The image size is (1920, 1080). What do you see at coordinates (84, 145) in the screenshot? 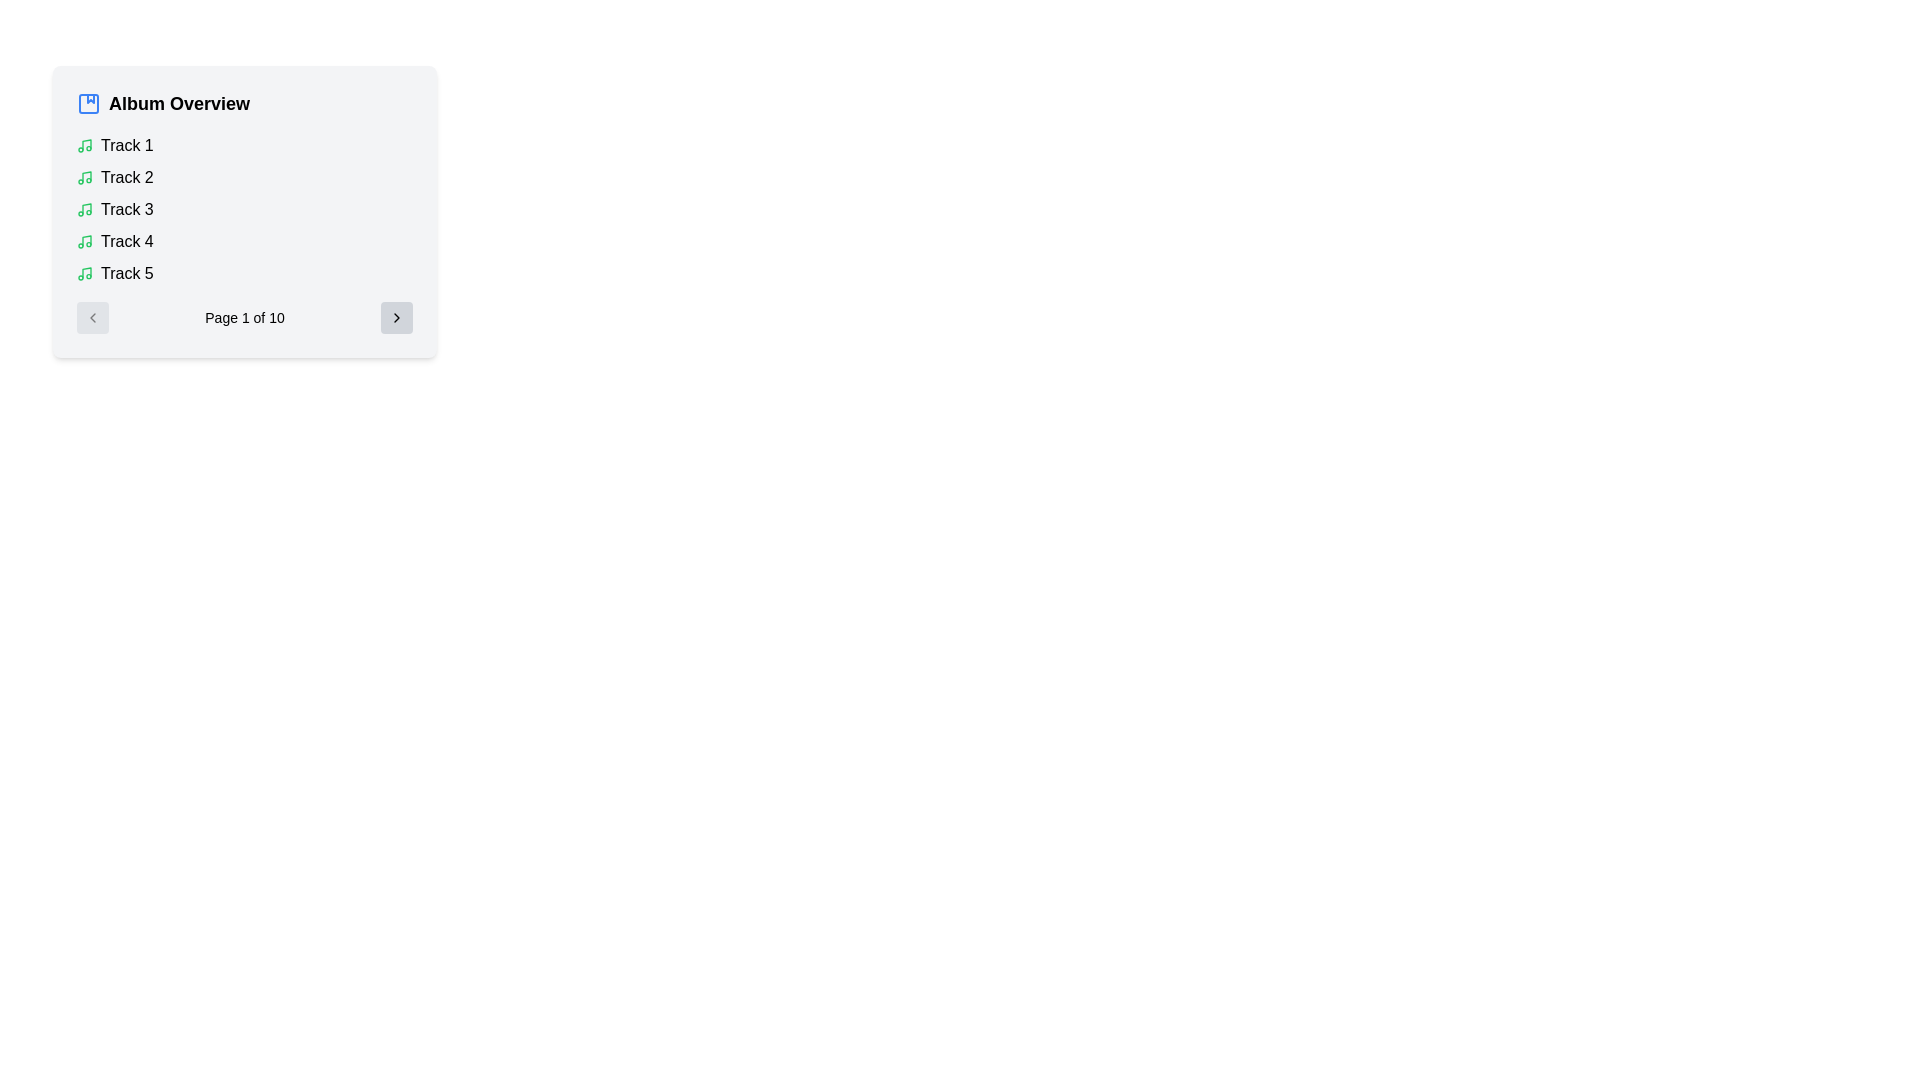
I see `the green musical note SVG icon located to the left of 'Track 1' in the 'Album Overview' section` at bounding box center [84, 145].